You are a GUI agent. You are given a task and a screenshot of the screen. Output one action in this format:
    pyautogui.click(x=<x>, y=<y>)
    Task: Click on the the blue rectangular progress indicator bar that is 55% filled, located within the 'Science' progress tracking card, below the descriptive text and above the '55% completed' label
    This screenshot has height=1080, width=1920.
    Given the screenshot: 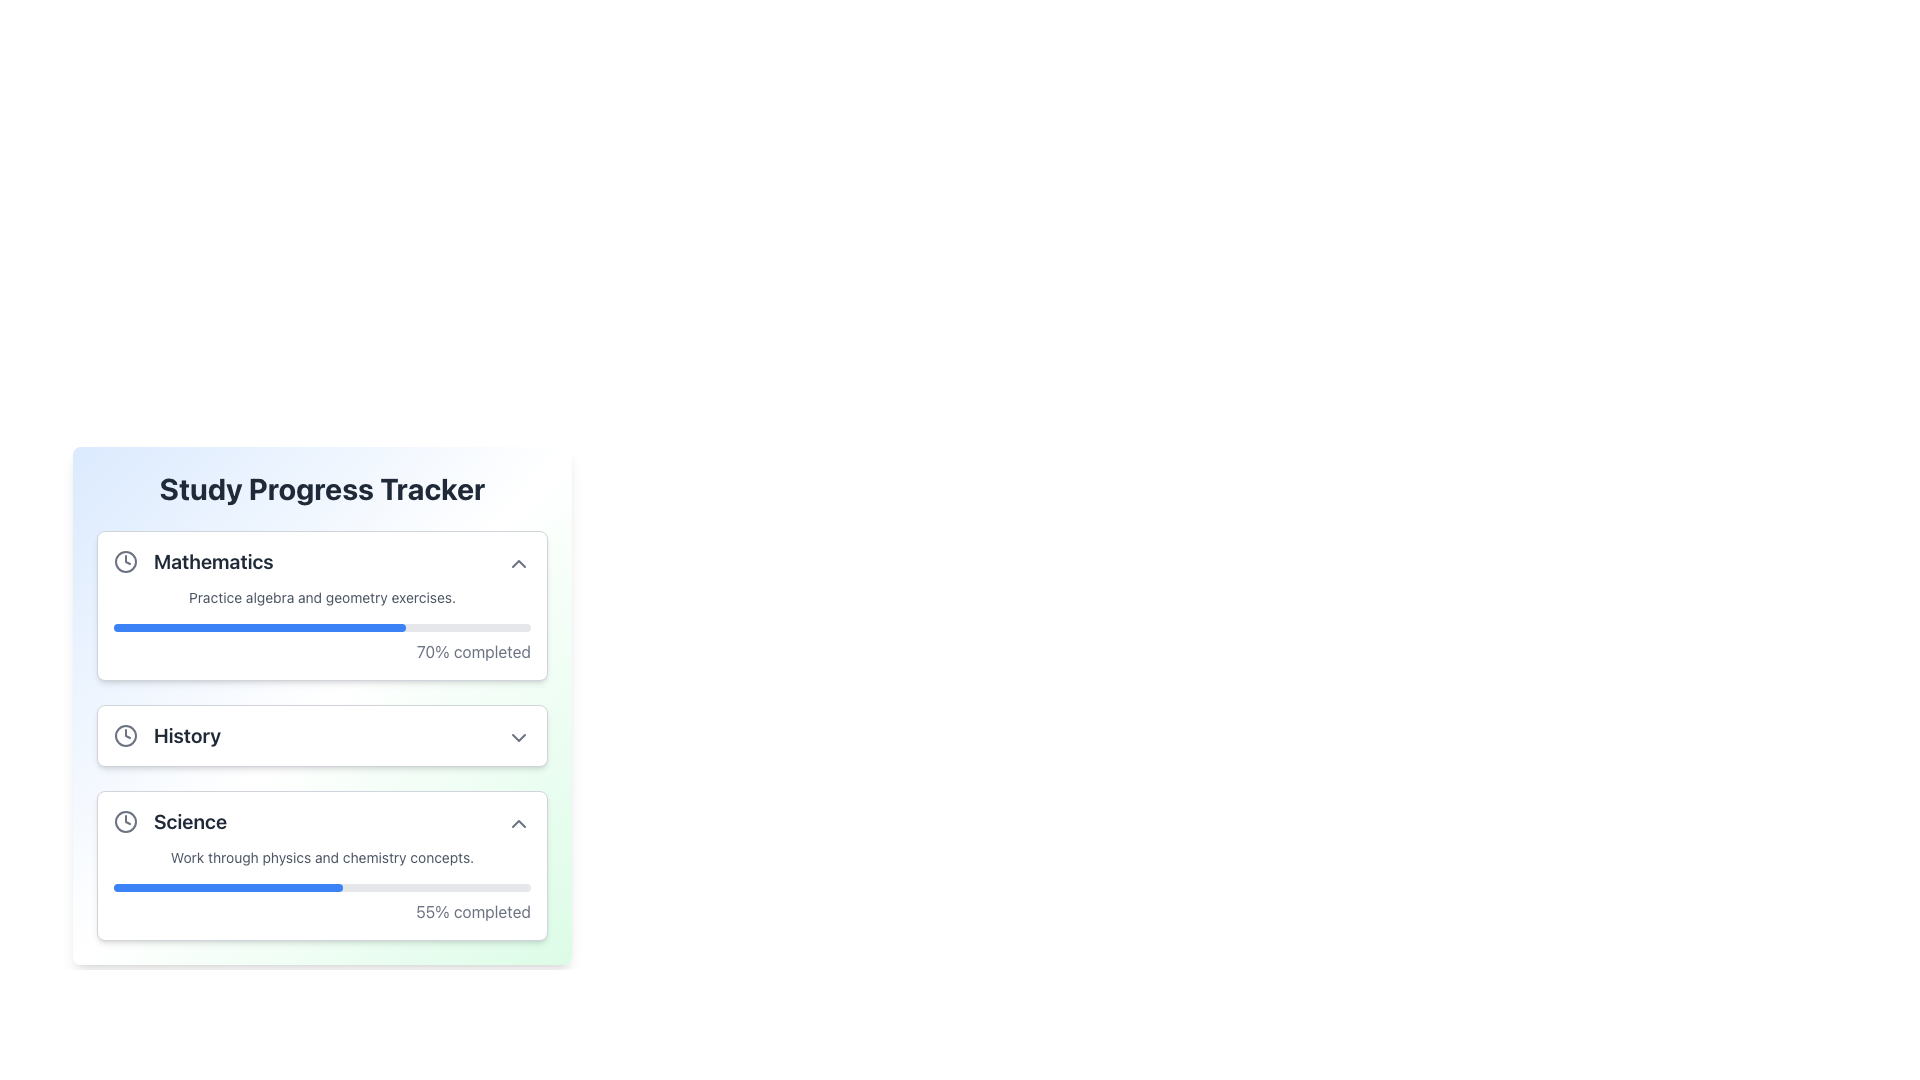 What is the action you would take?
    pyautogui.click(x=228, y=886)
    